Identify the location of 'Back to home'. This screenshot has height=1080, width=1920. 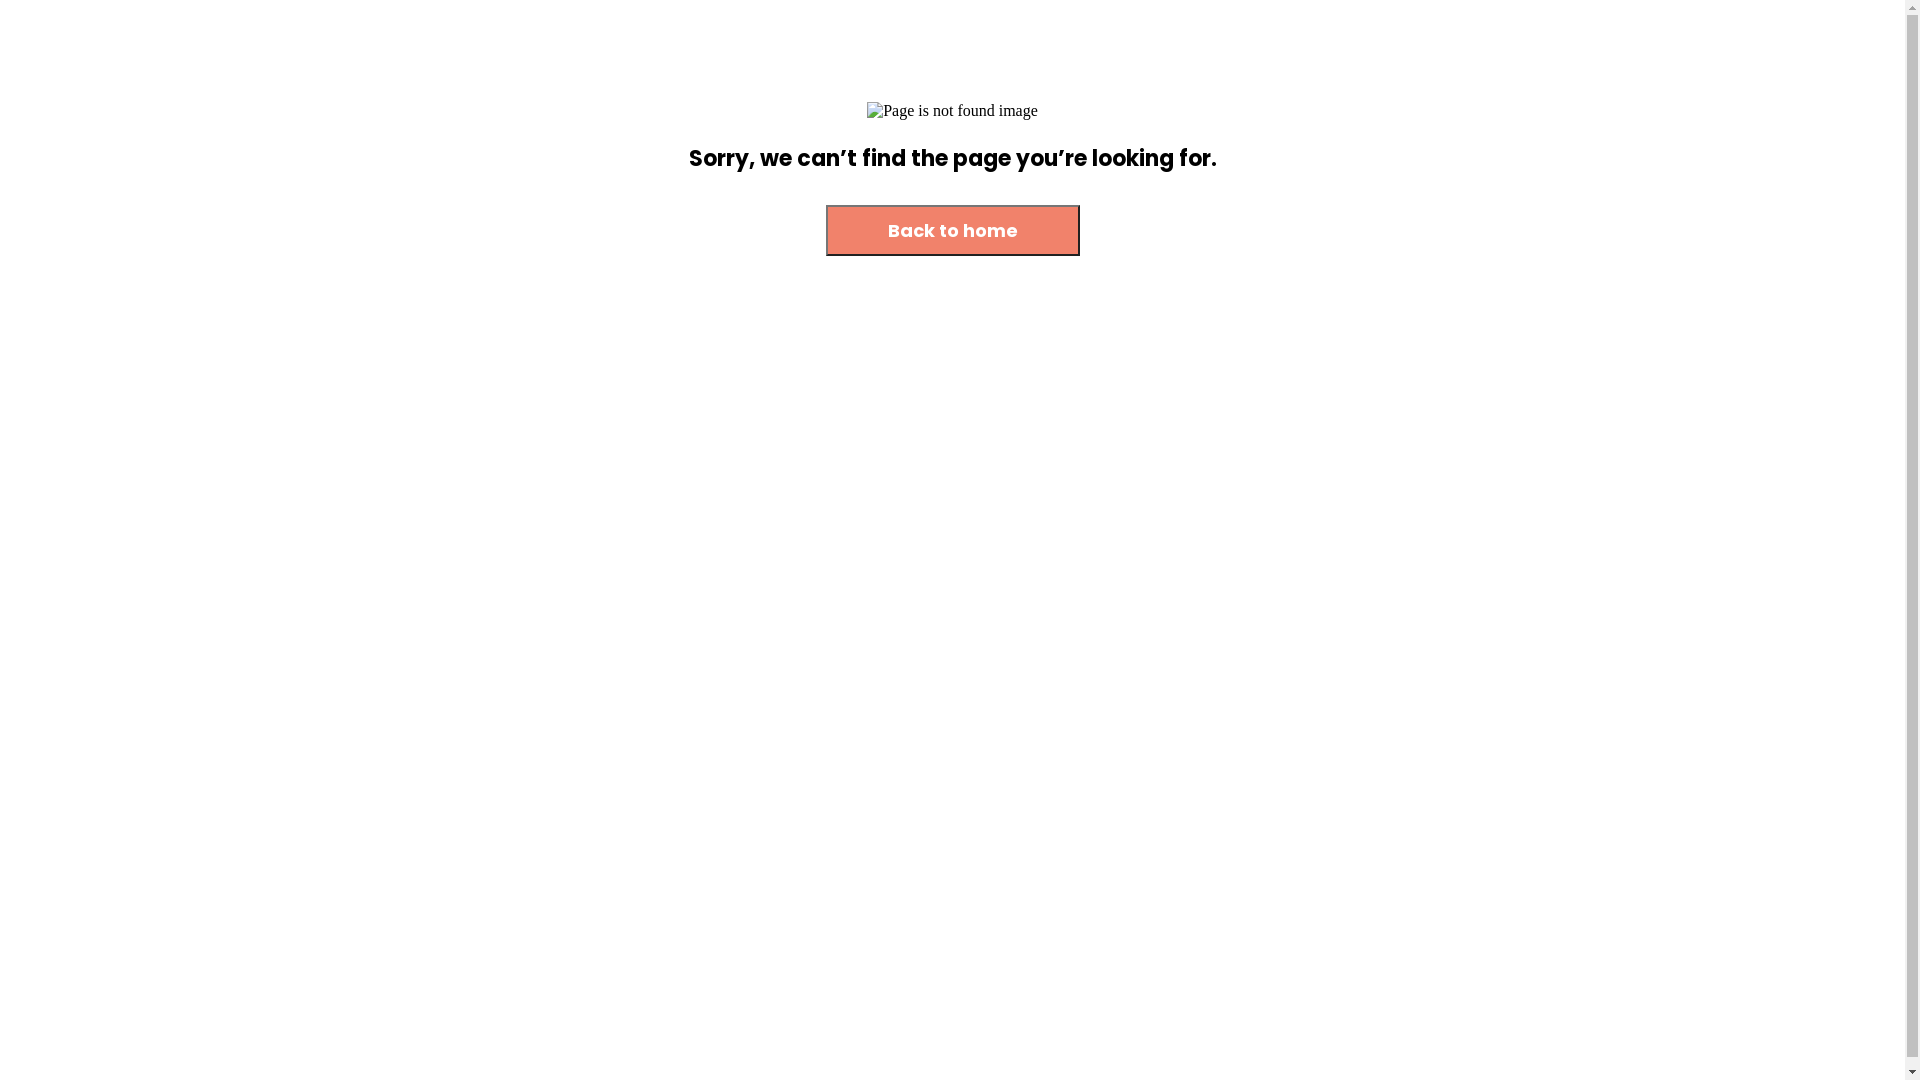
(952, 230).